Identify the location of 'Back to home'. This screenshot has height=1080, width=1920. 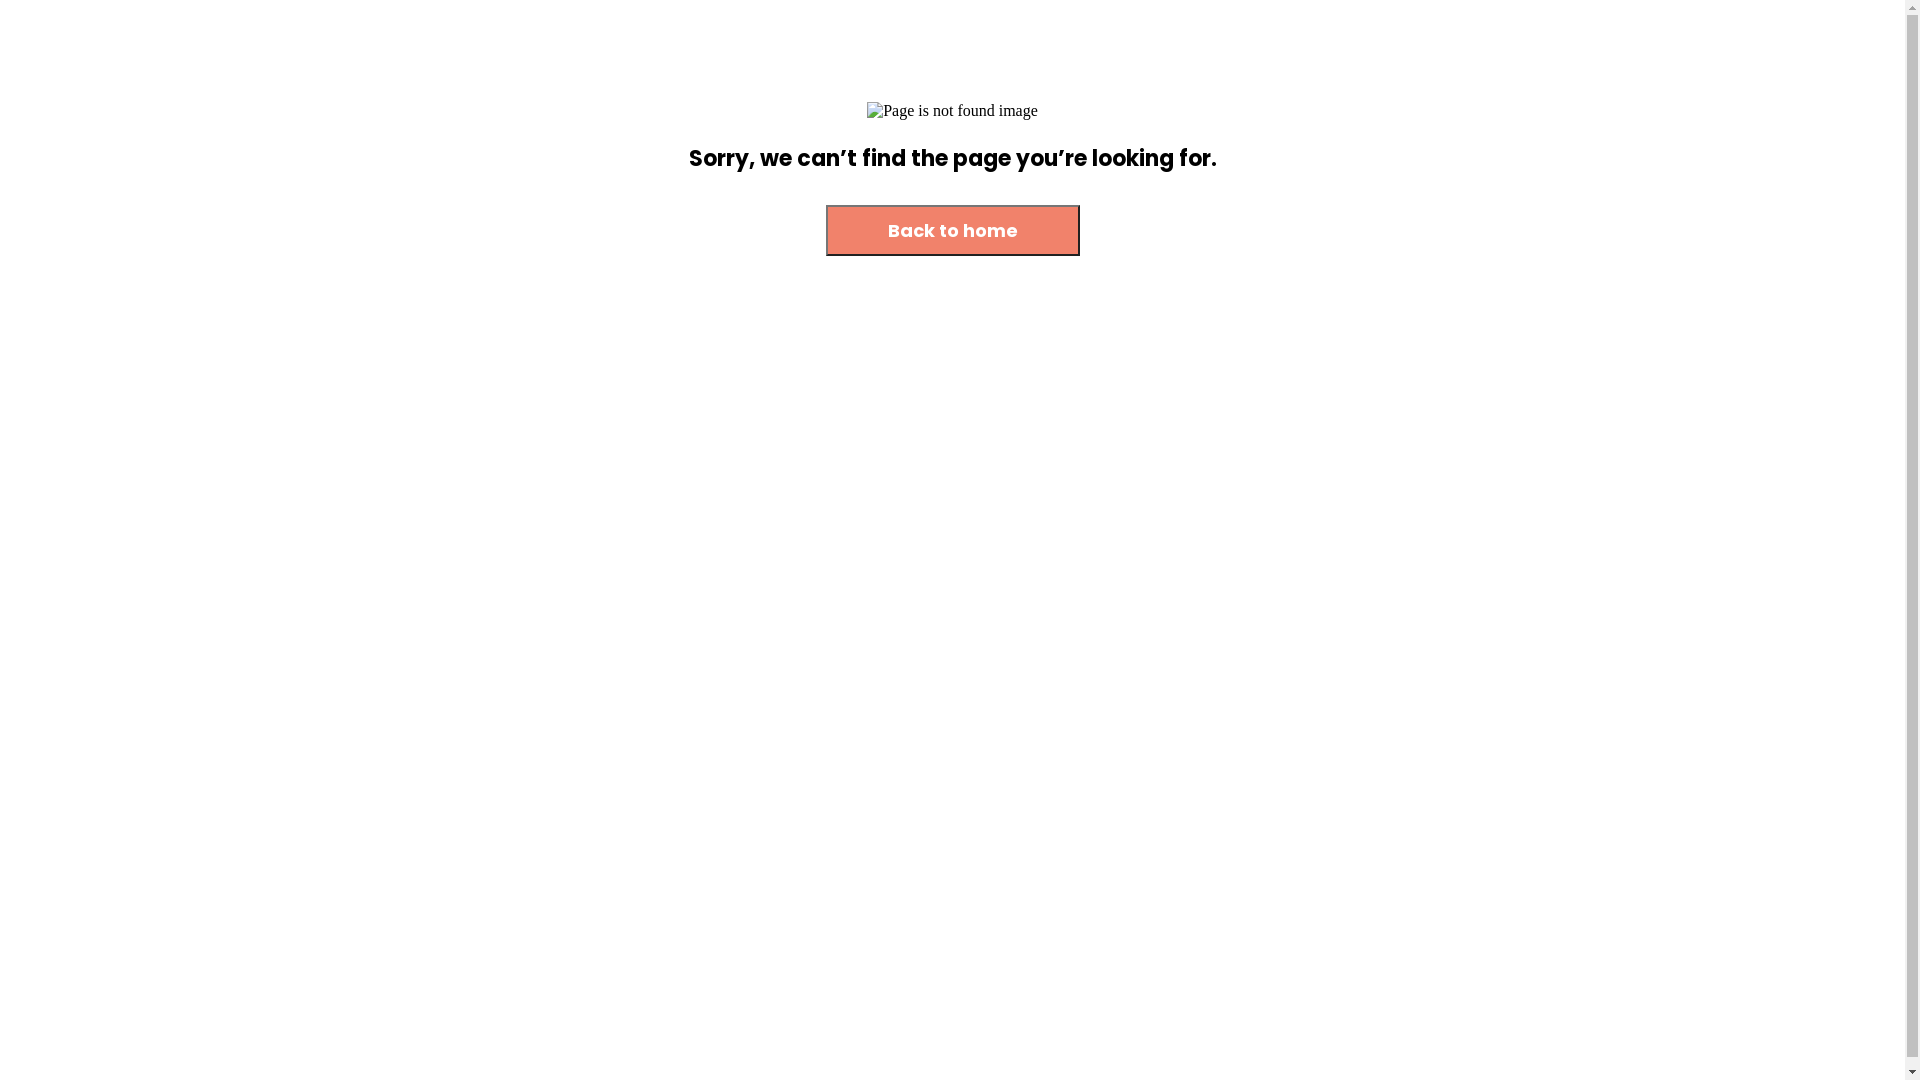
(952, 230).